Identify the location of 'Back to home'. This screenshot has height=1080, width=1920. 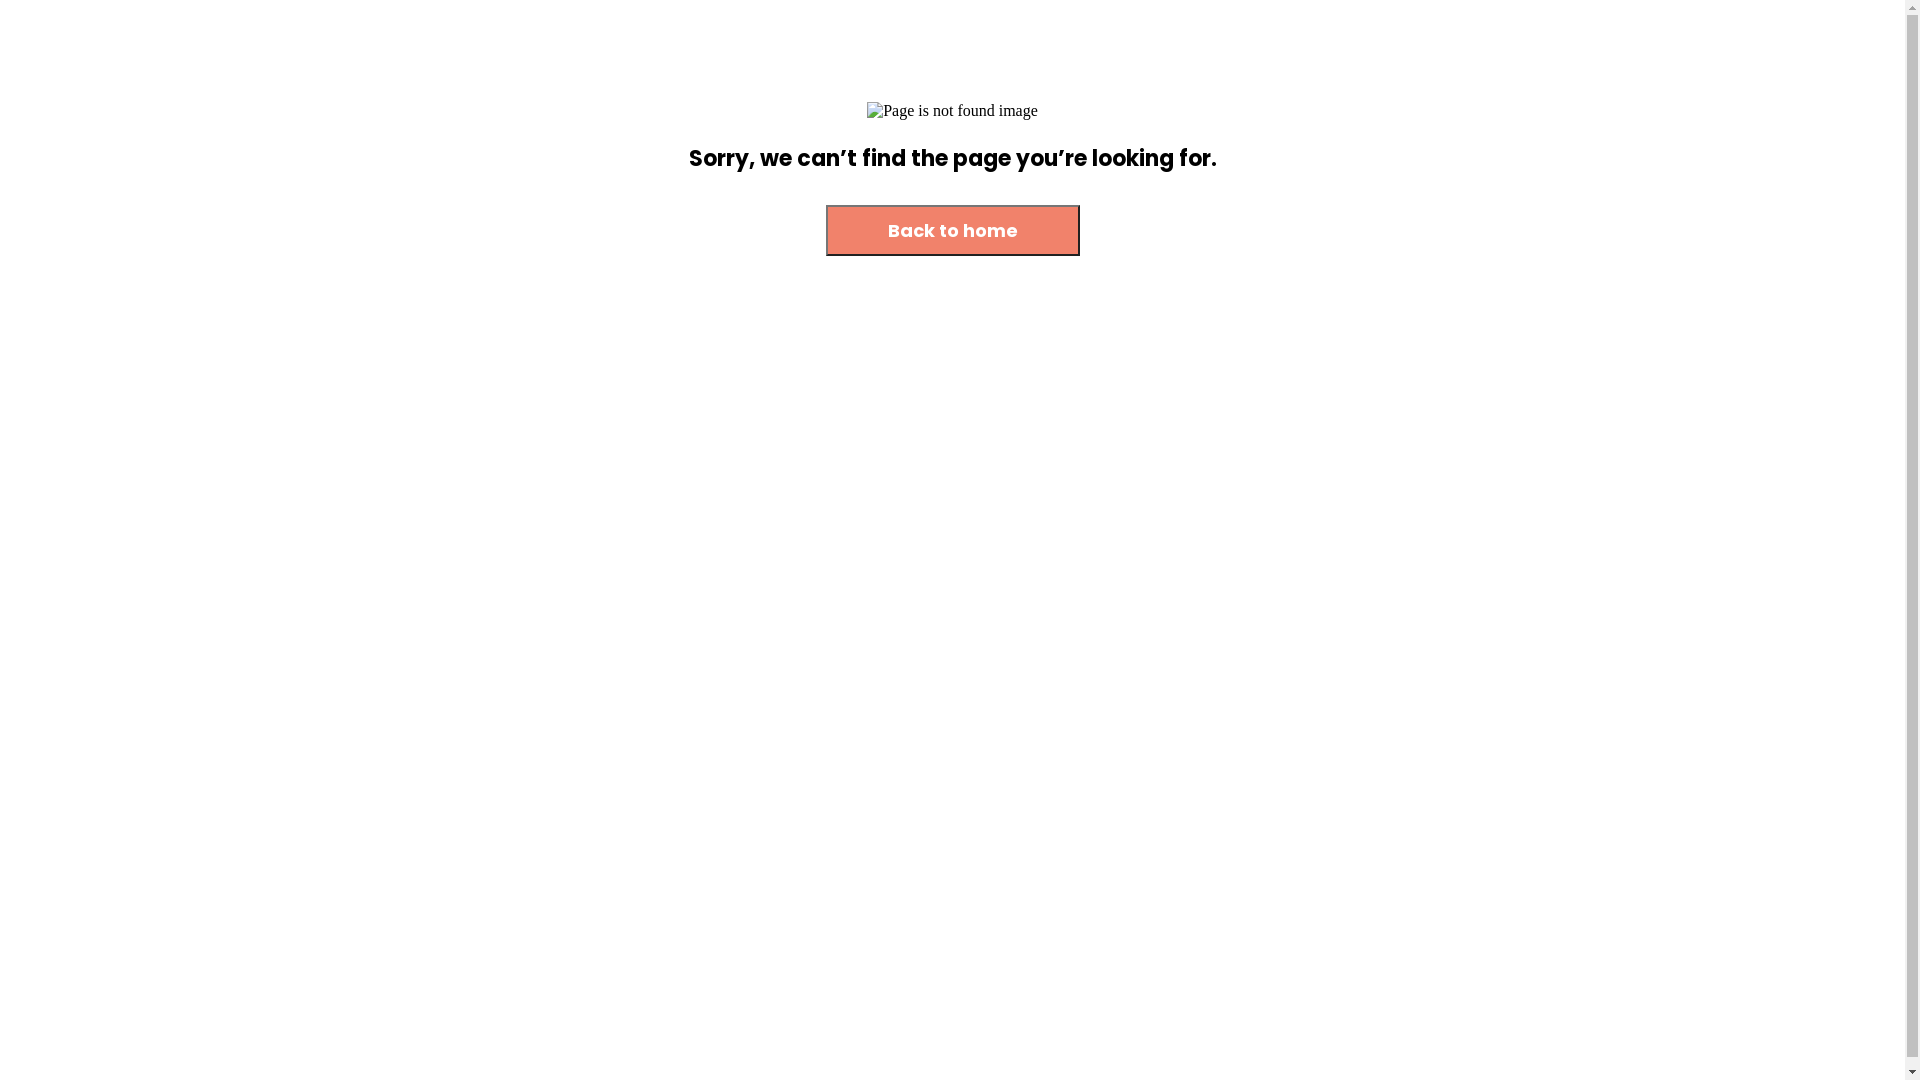
(952, 230).